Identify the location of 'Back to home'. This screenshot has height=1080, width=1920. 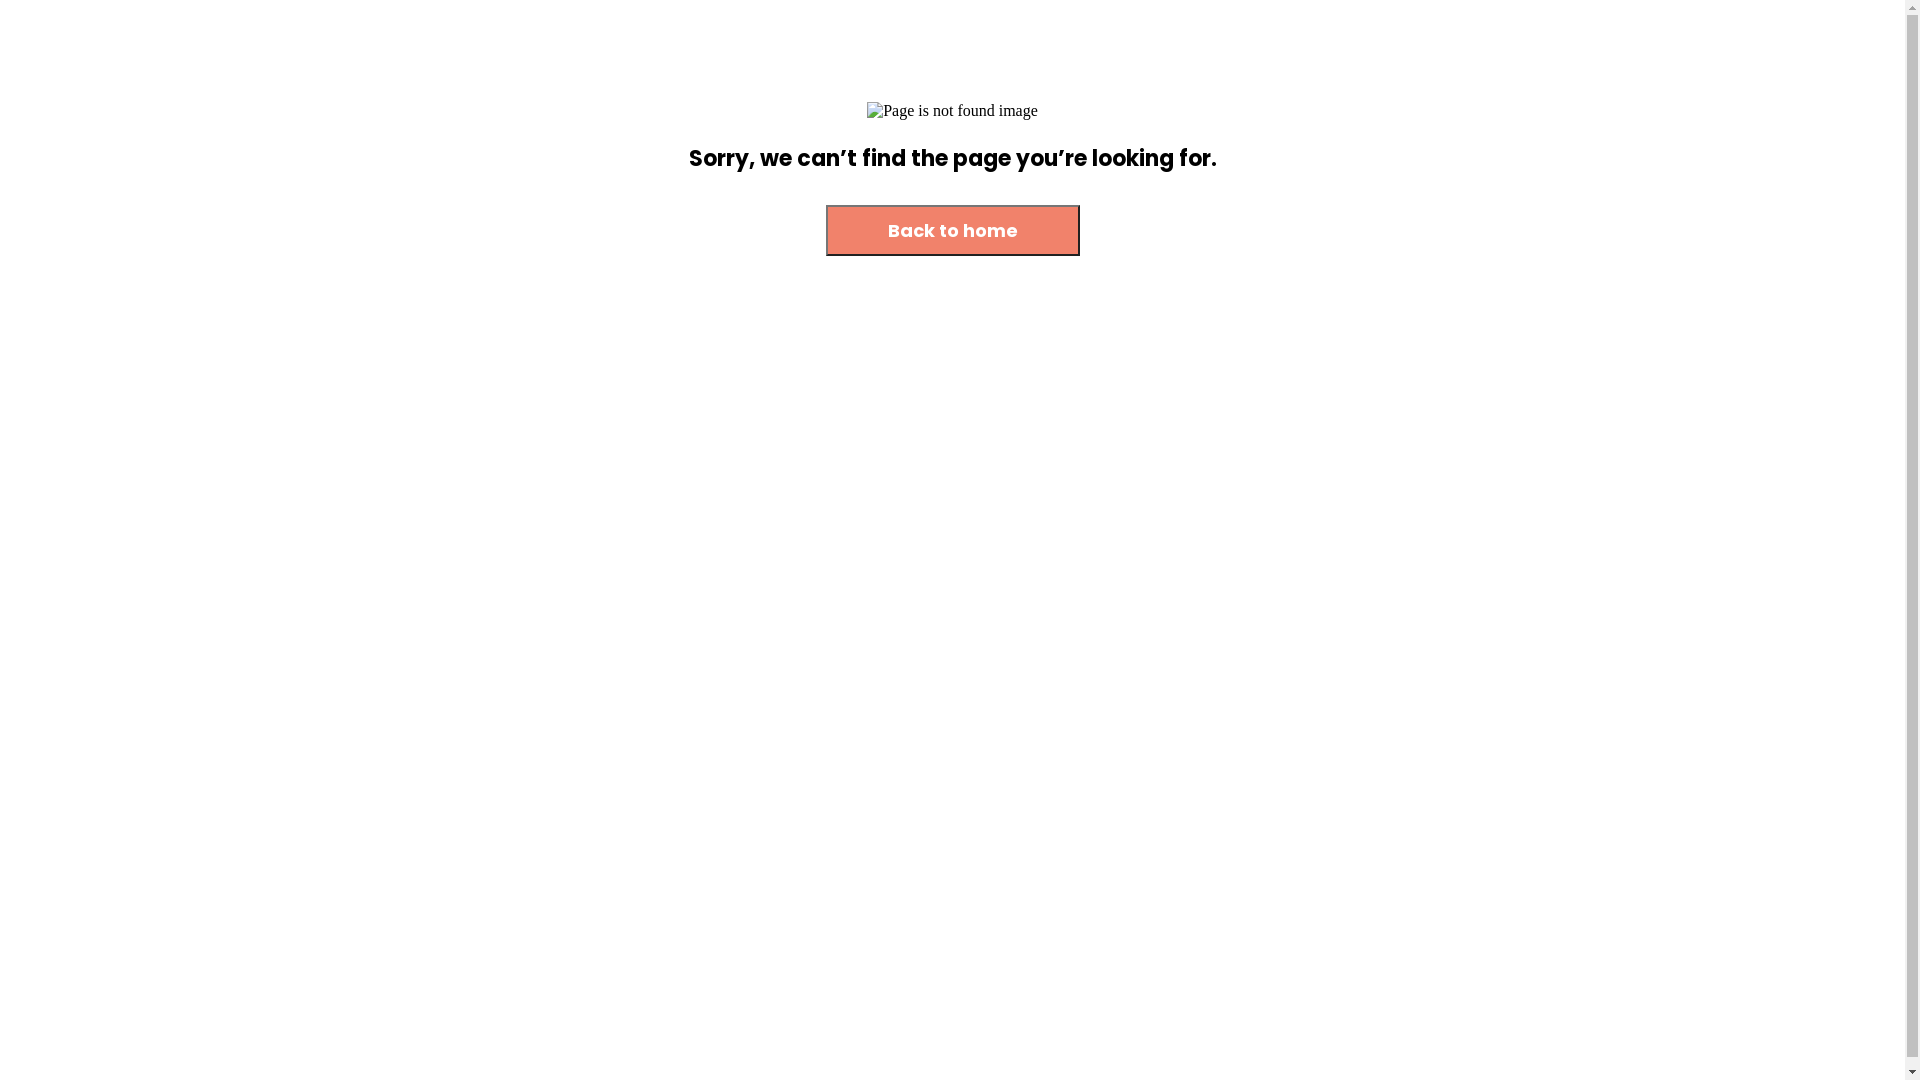
(952, 230).